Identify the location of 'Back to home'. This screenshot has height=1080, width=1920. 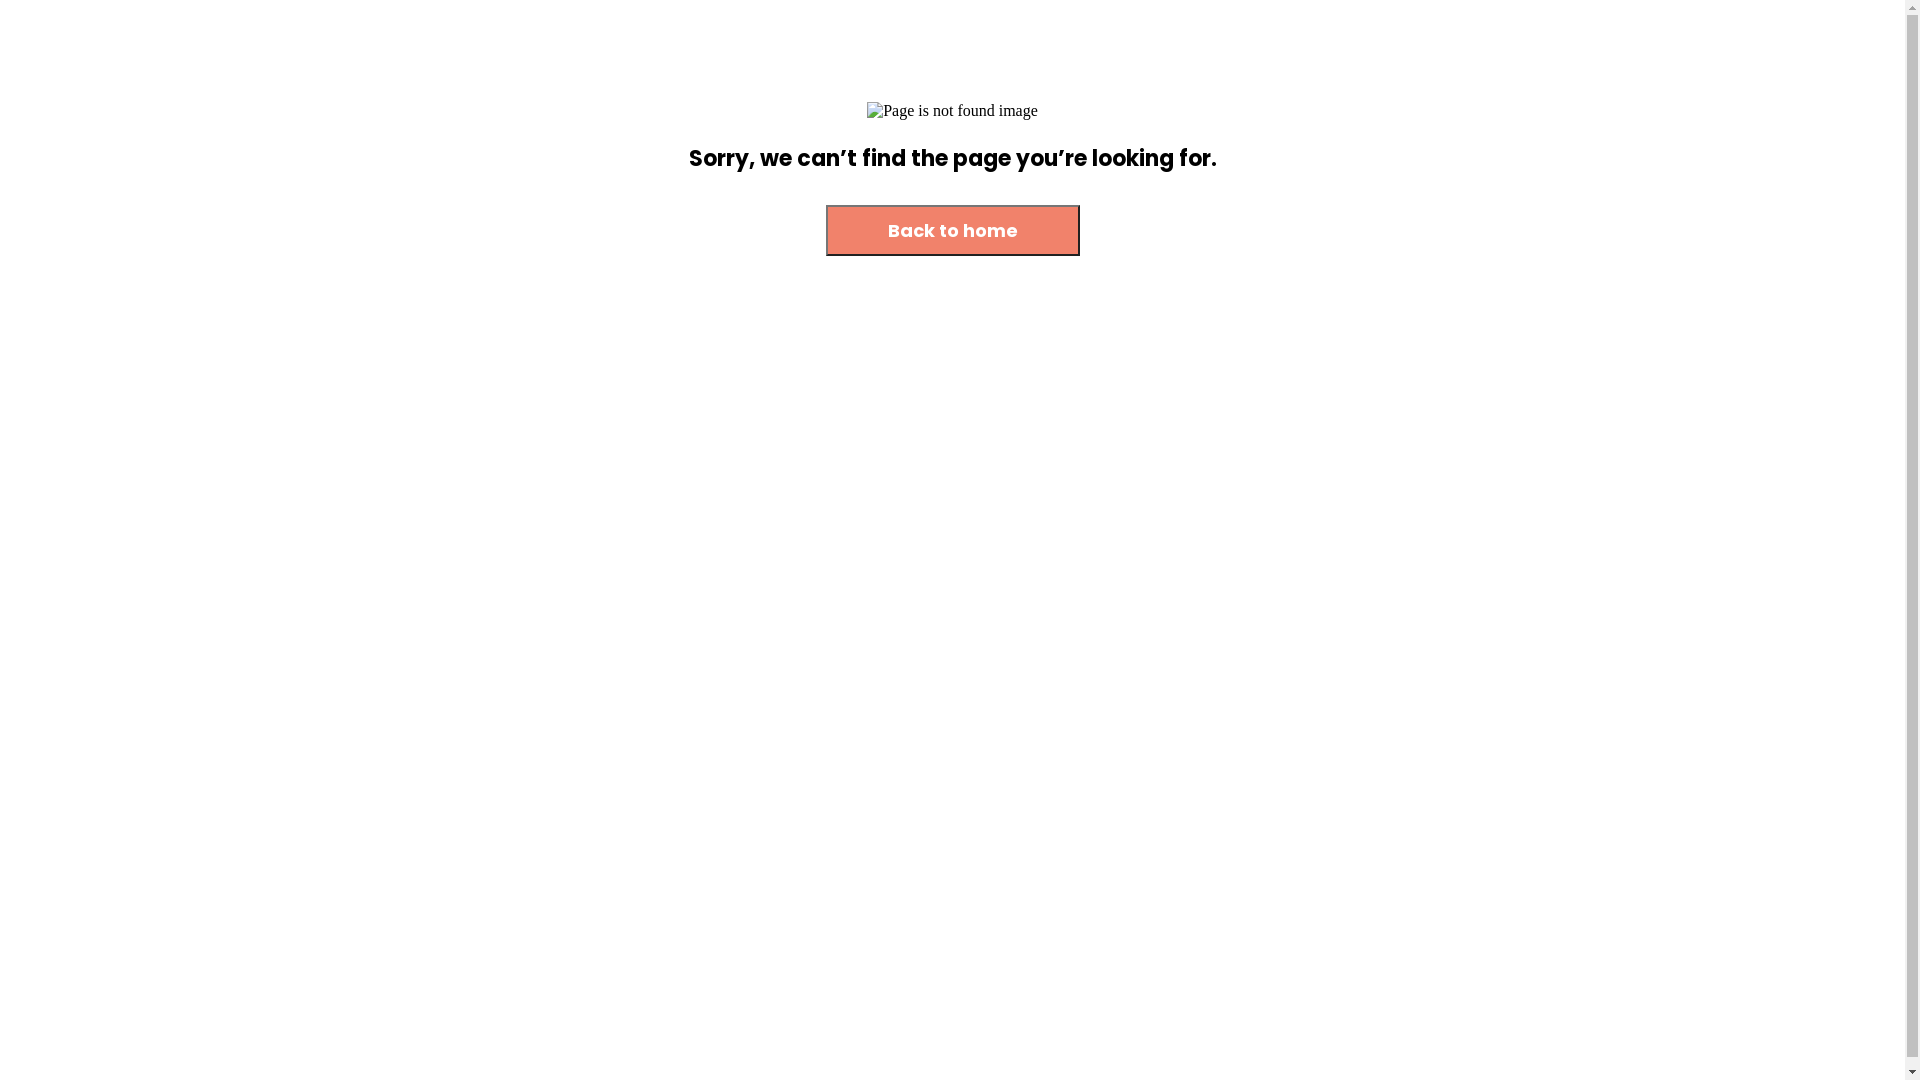
(952, 230).